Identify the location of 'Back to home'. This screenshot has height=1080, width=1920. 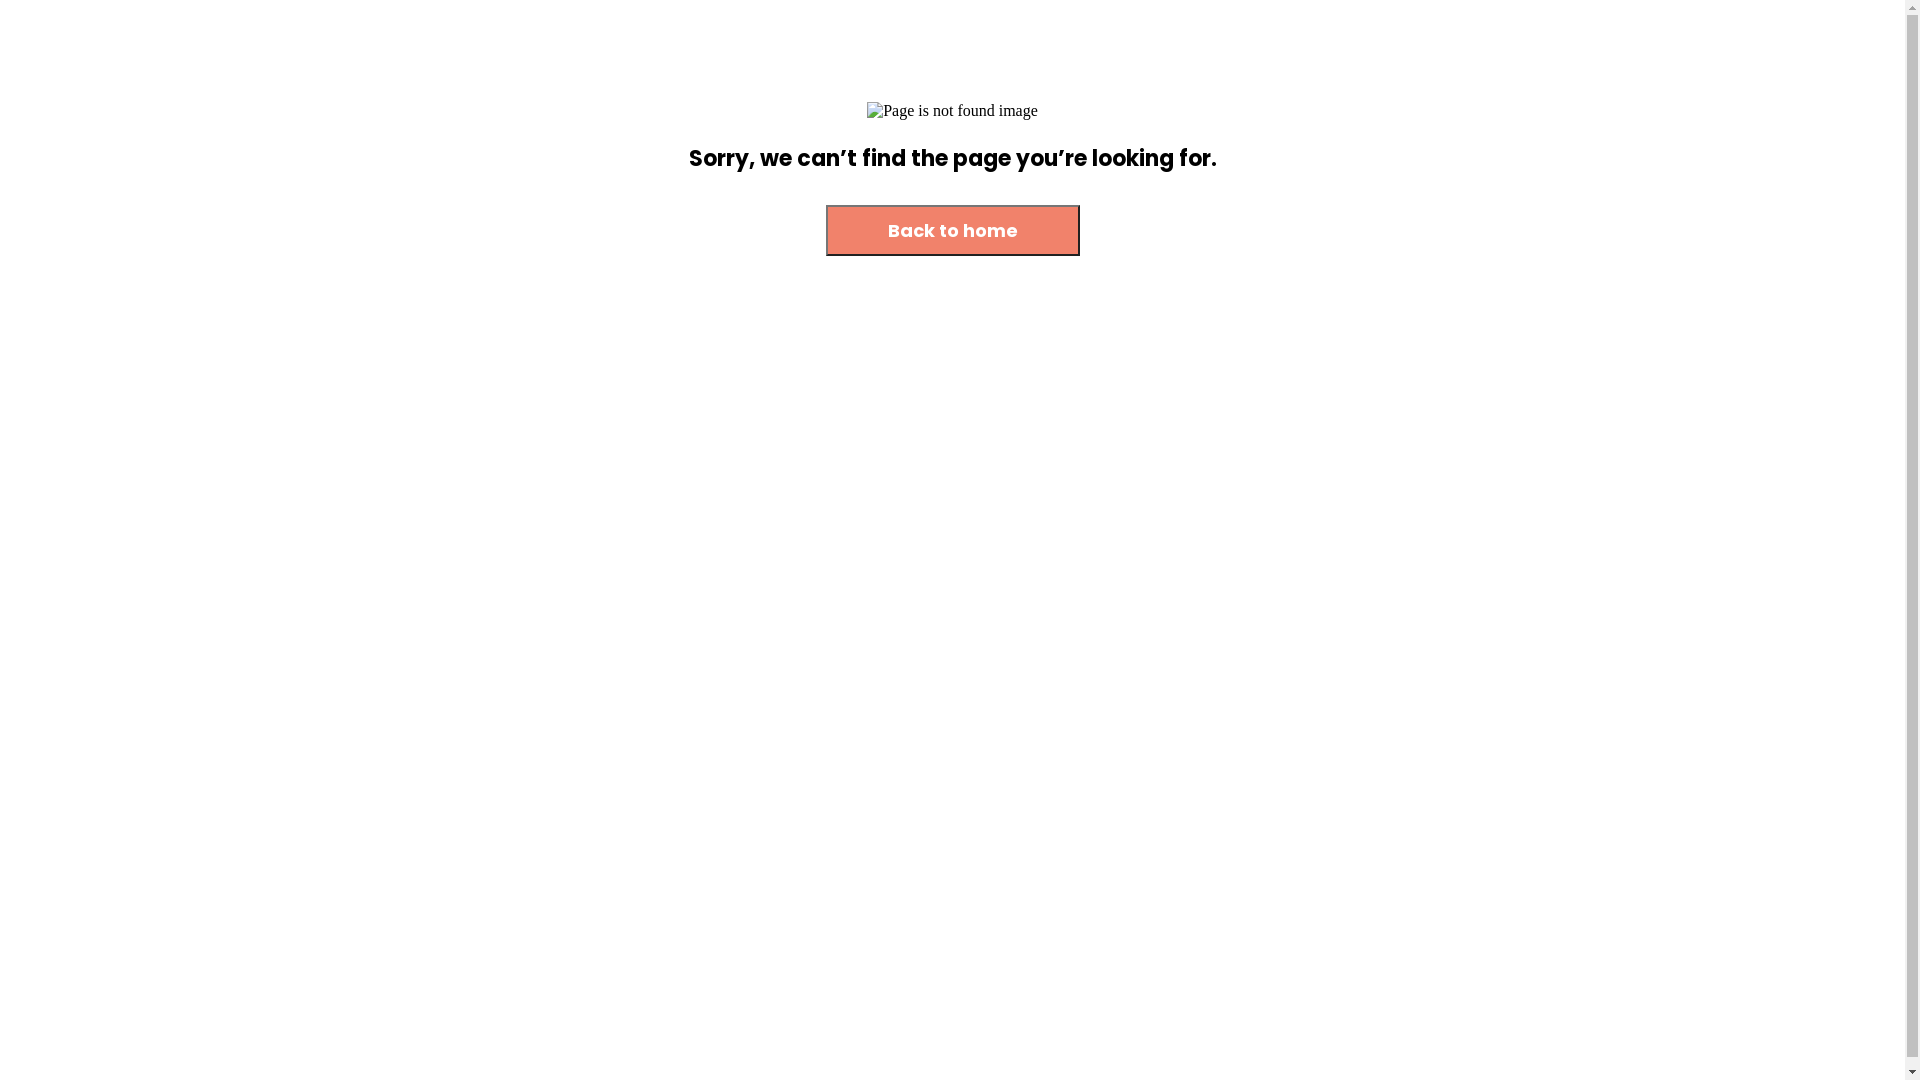
(952, 230).